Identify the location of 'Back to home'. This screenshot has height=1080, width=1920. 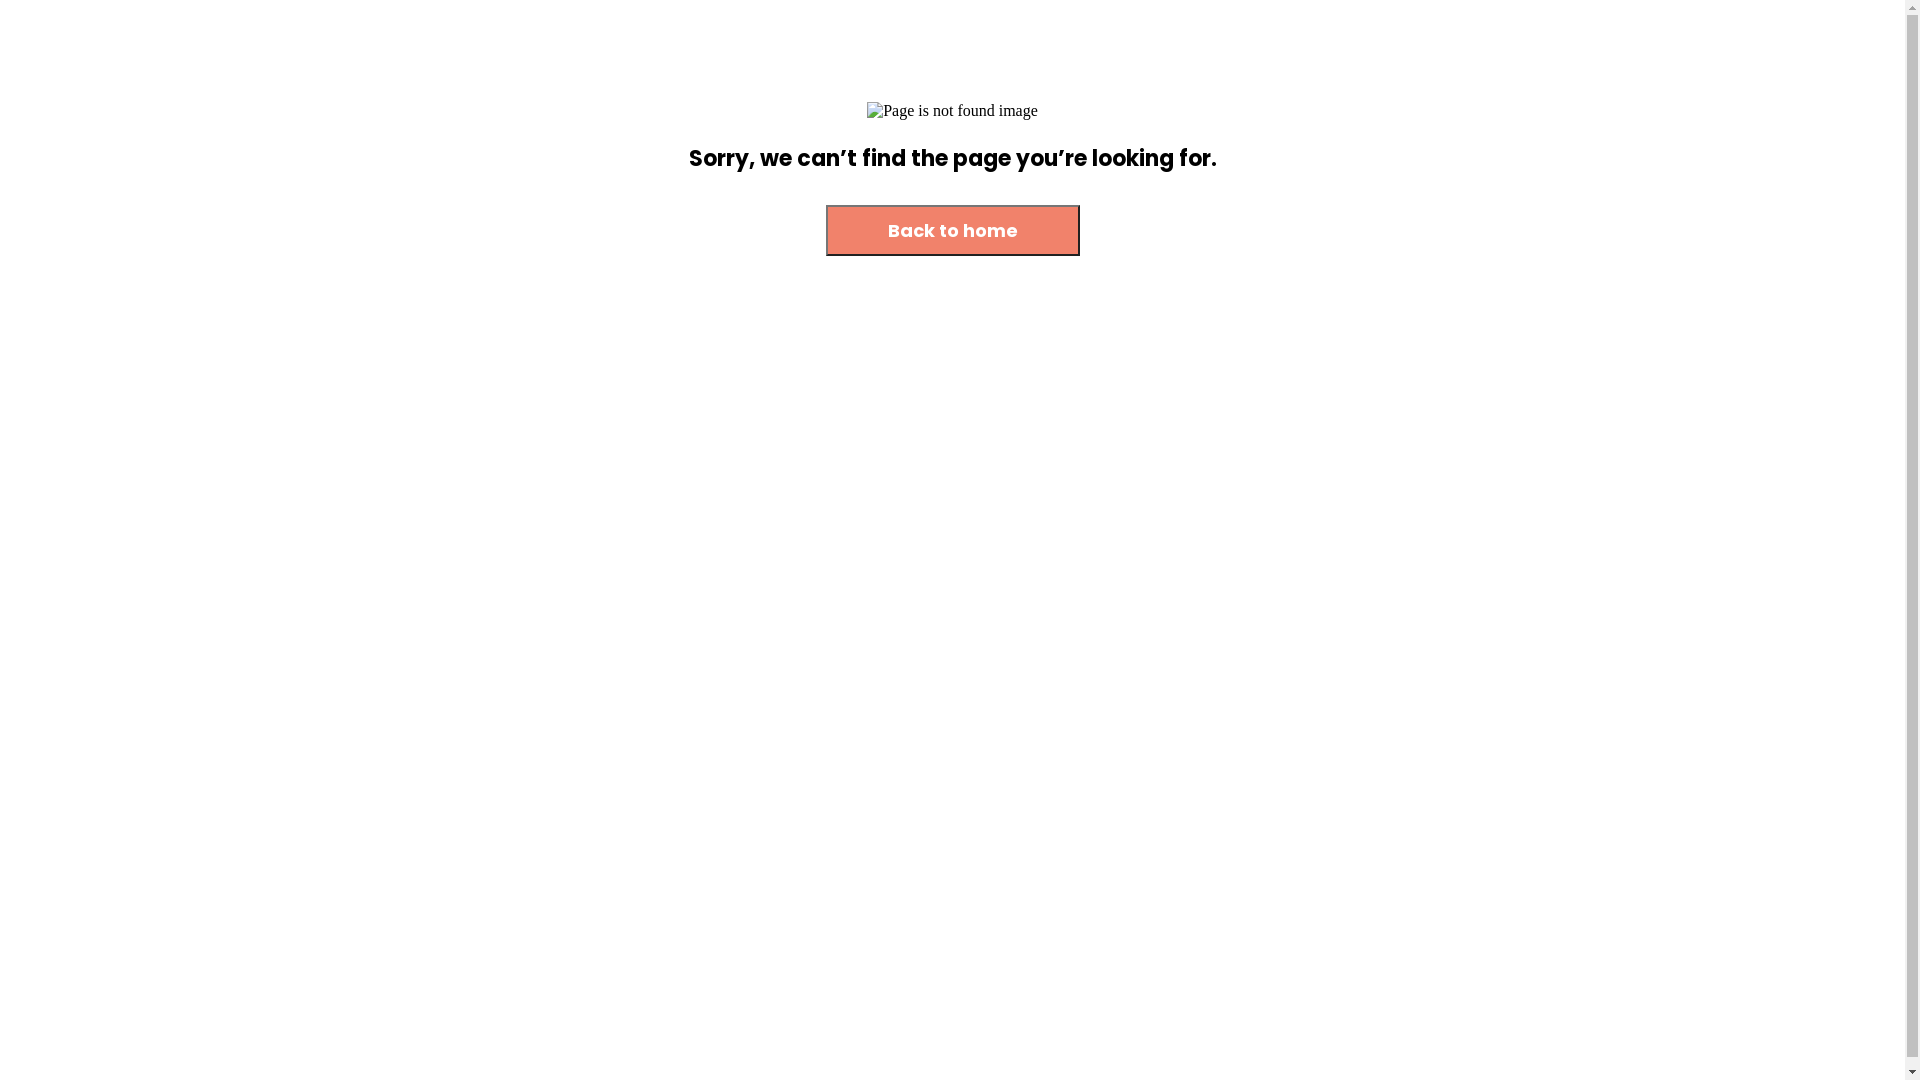
(952, 230).